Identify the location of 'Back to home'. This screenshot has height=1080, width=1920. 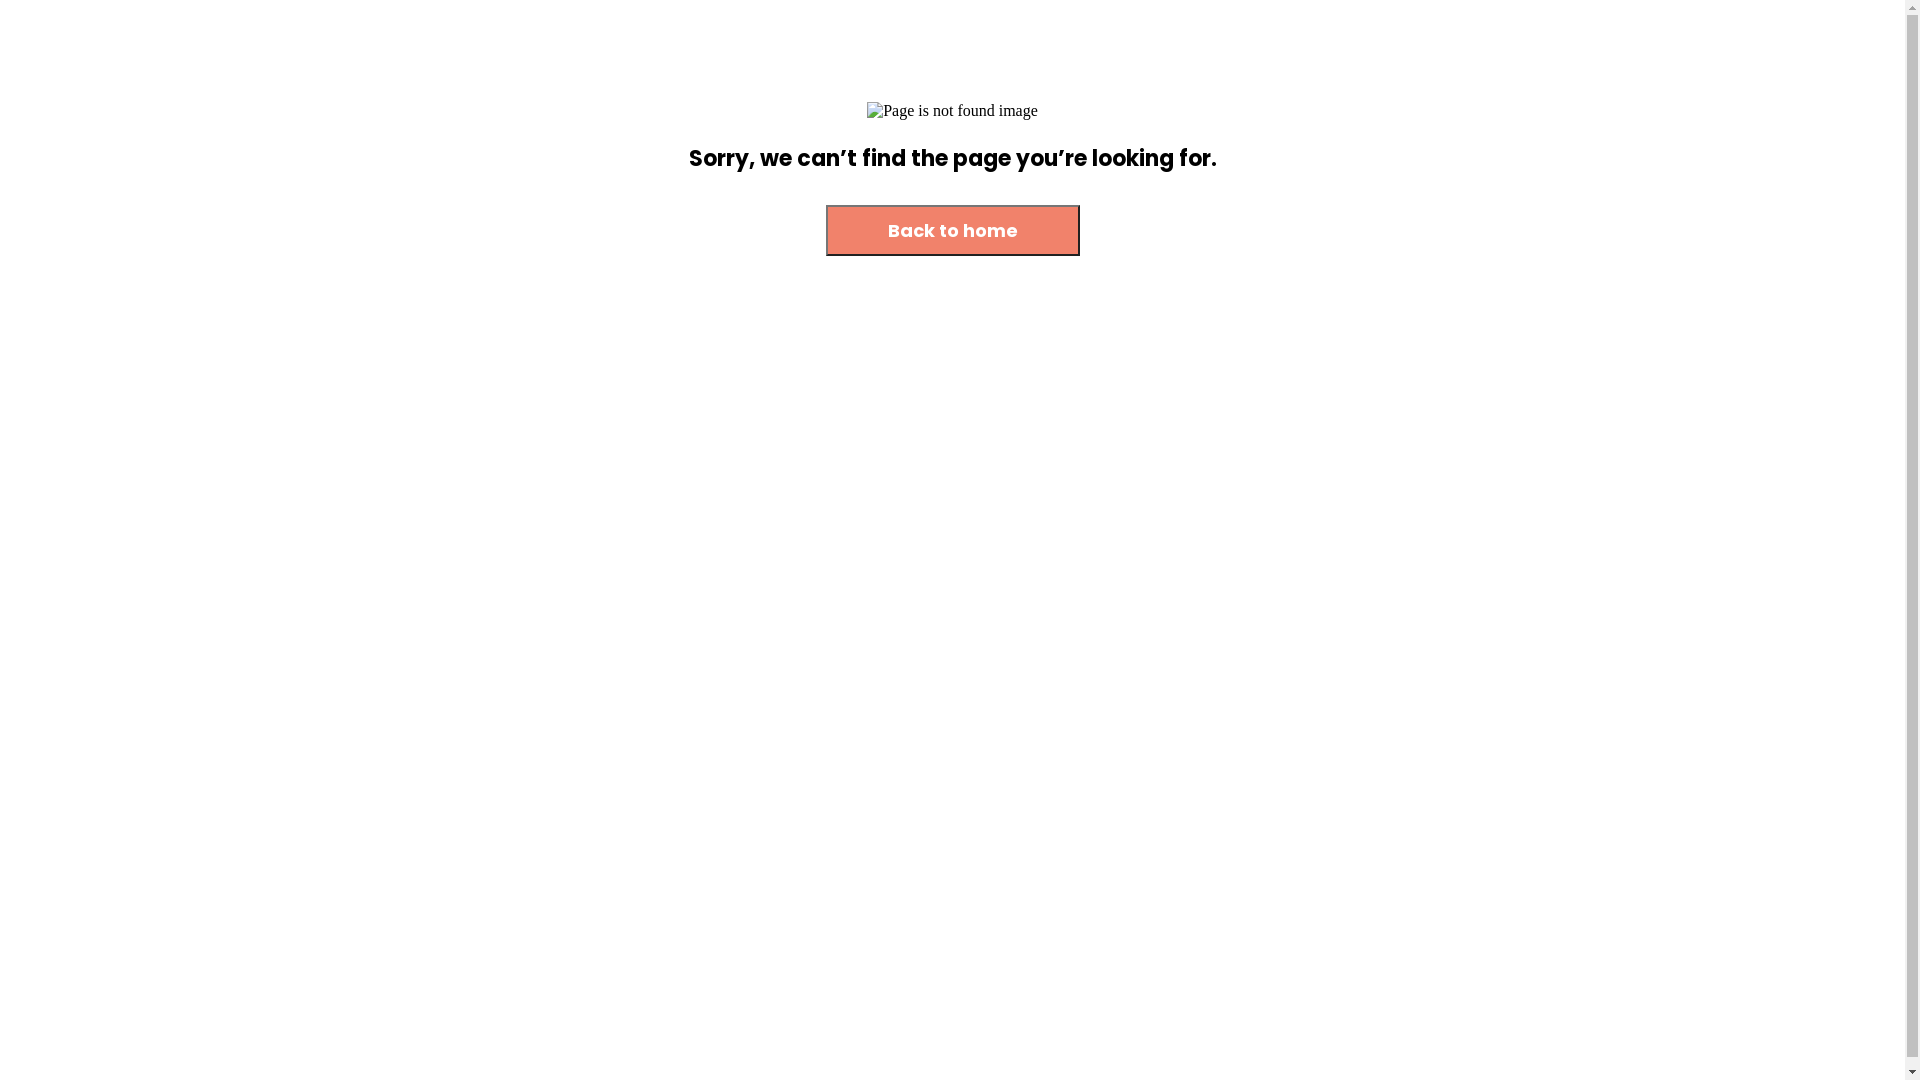
(952, 230).